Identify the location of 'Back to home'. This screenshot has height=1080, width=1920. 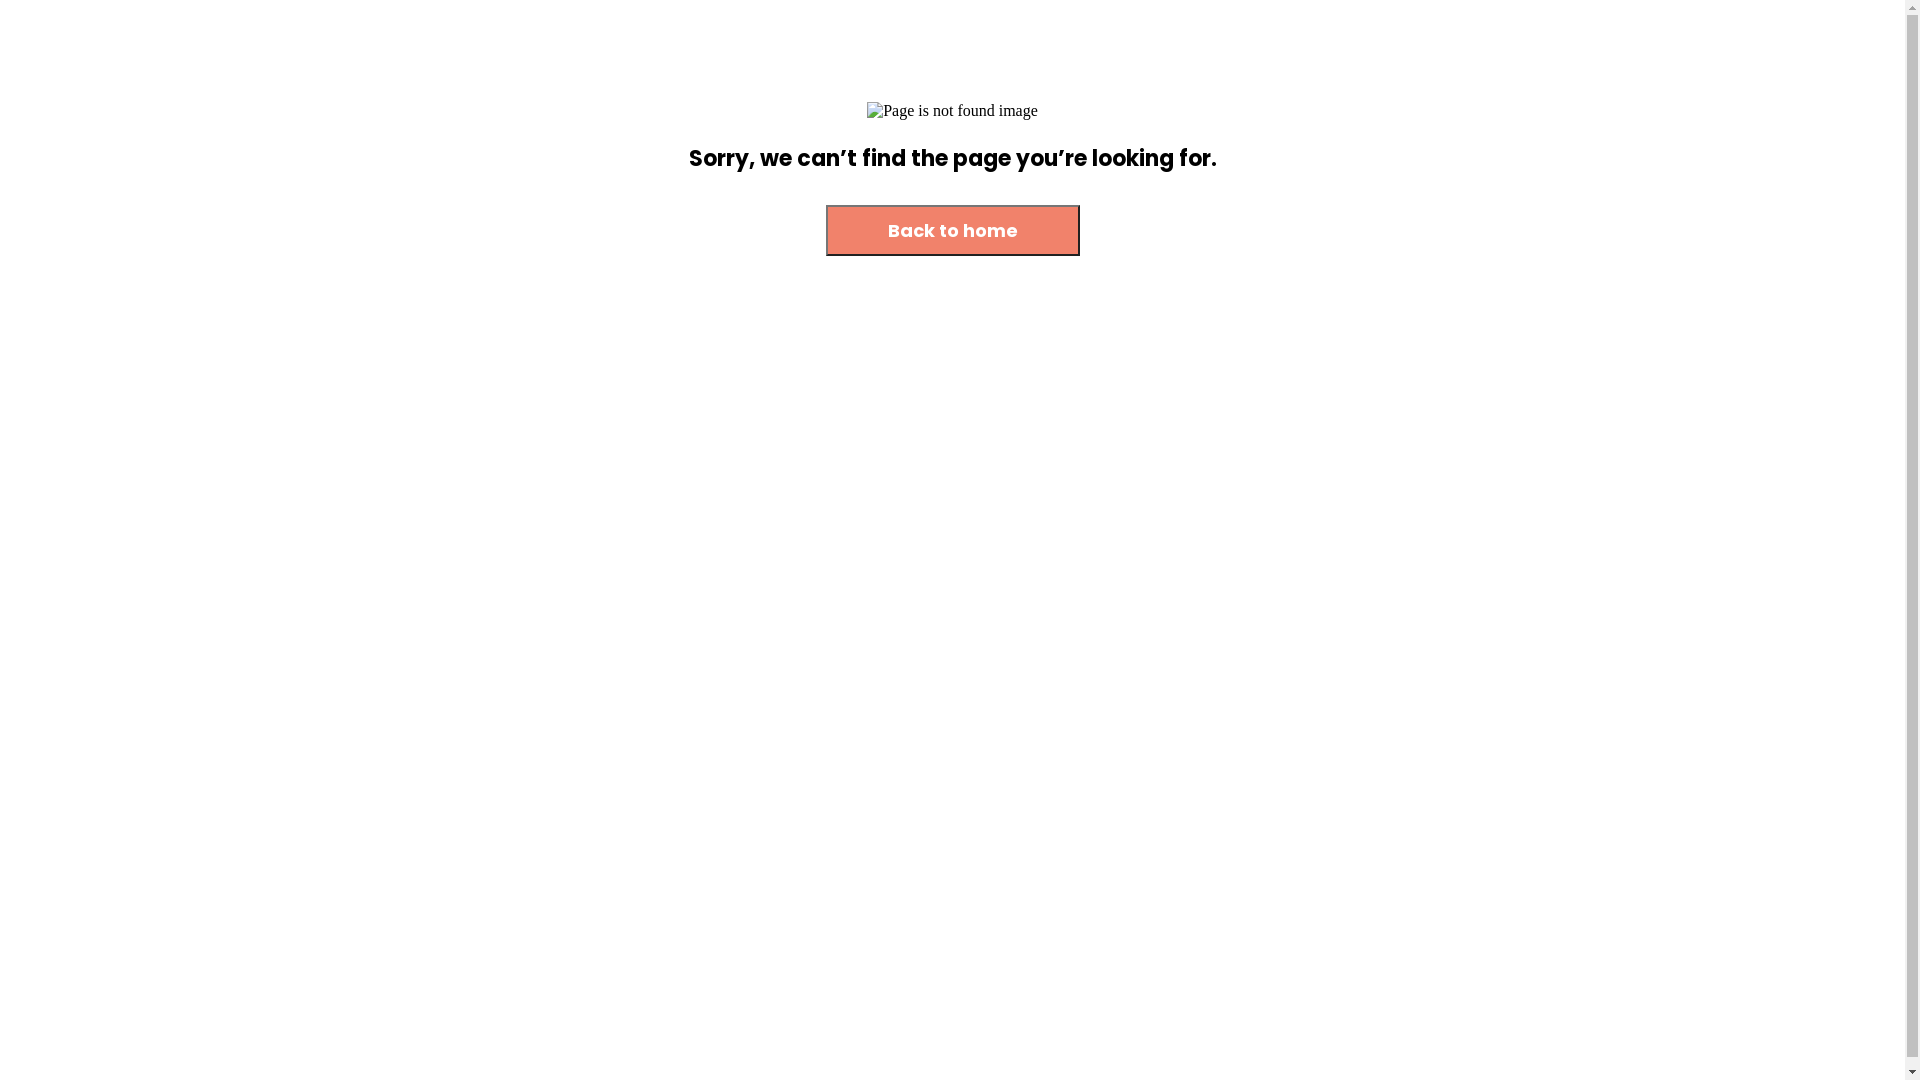
(952, 230).